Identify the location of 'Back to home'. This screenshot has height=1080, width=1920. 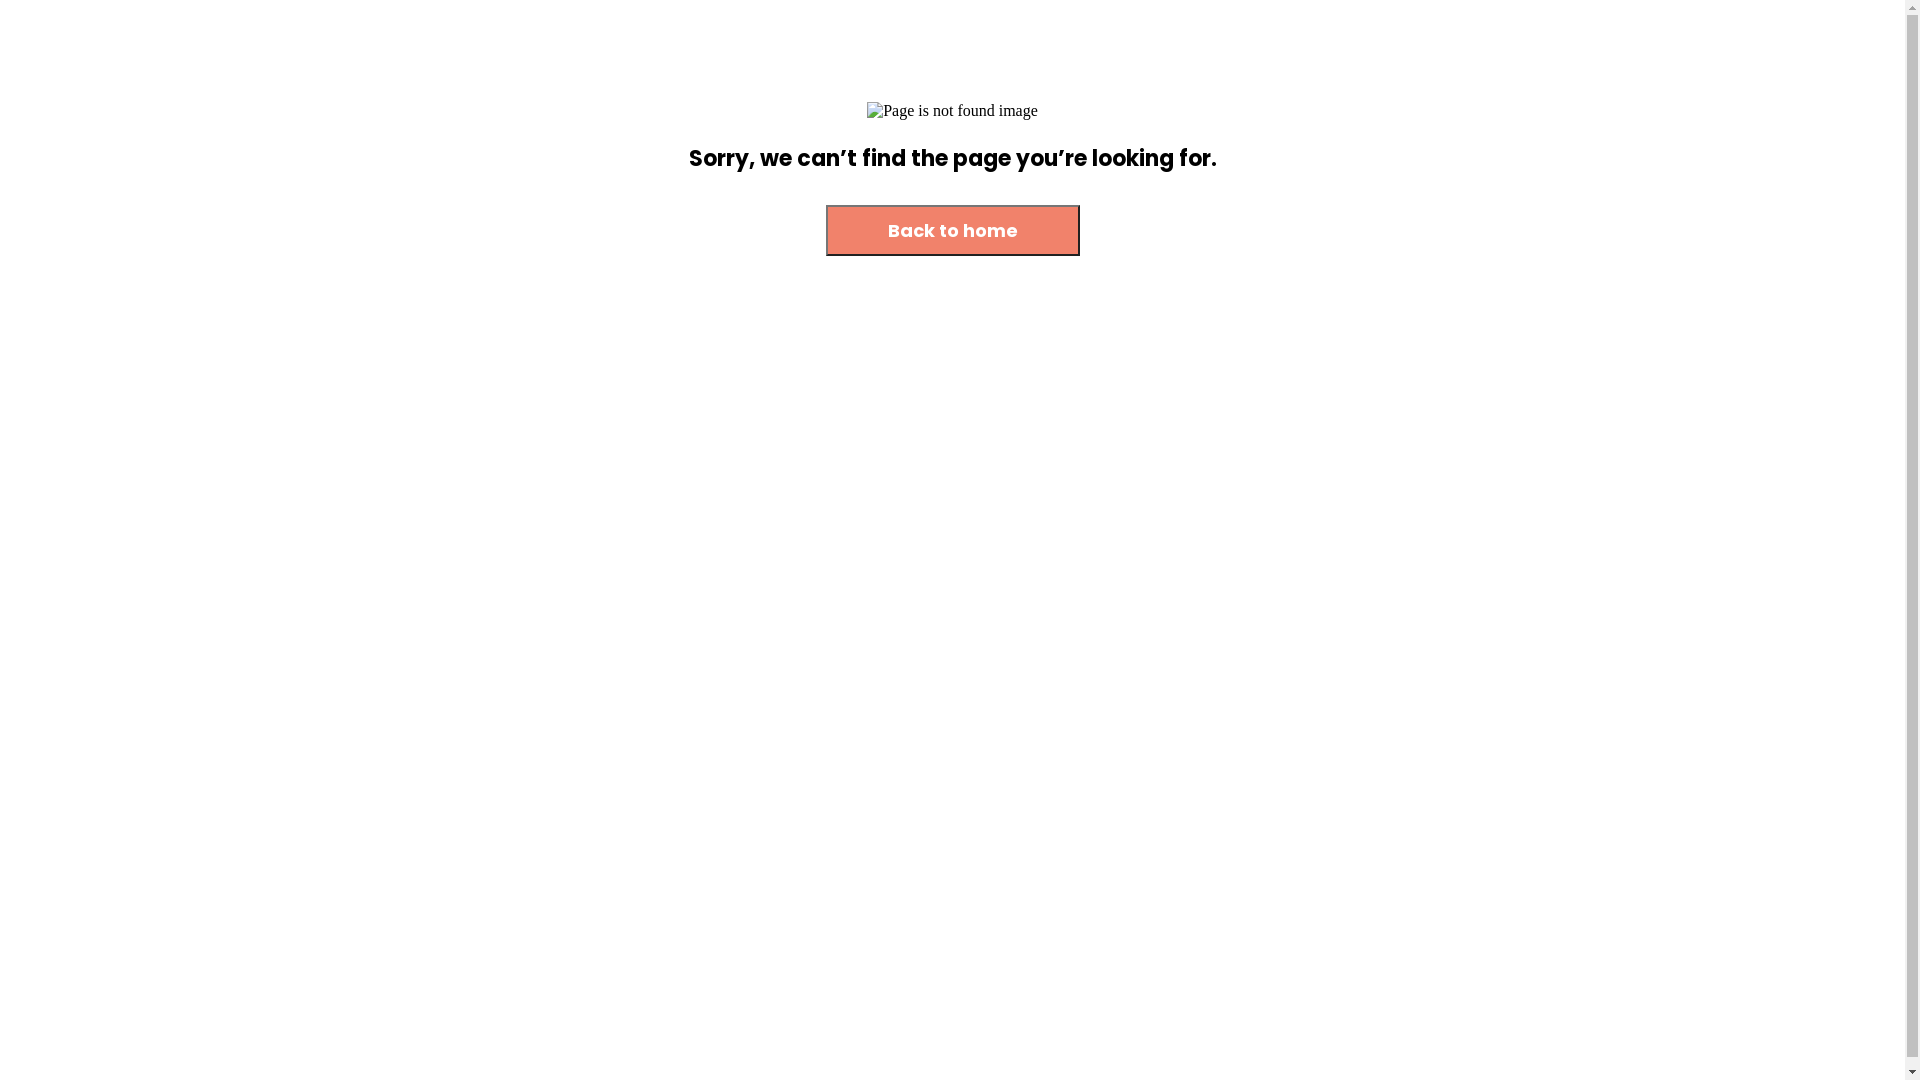
(952, 230).